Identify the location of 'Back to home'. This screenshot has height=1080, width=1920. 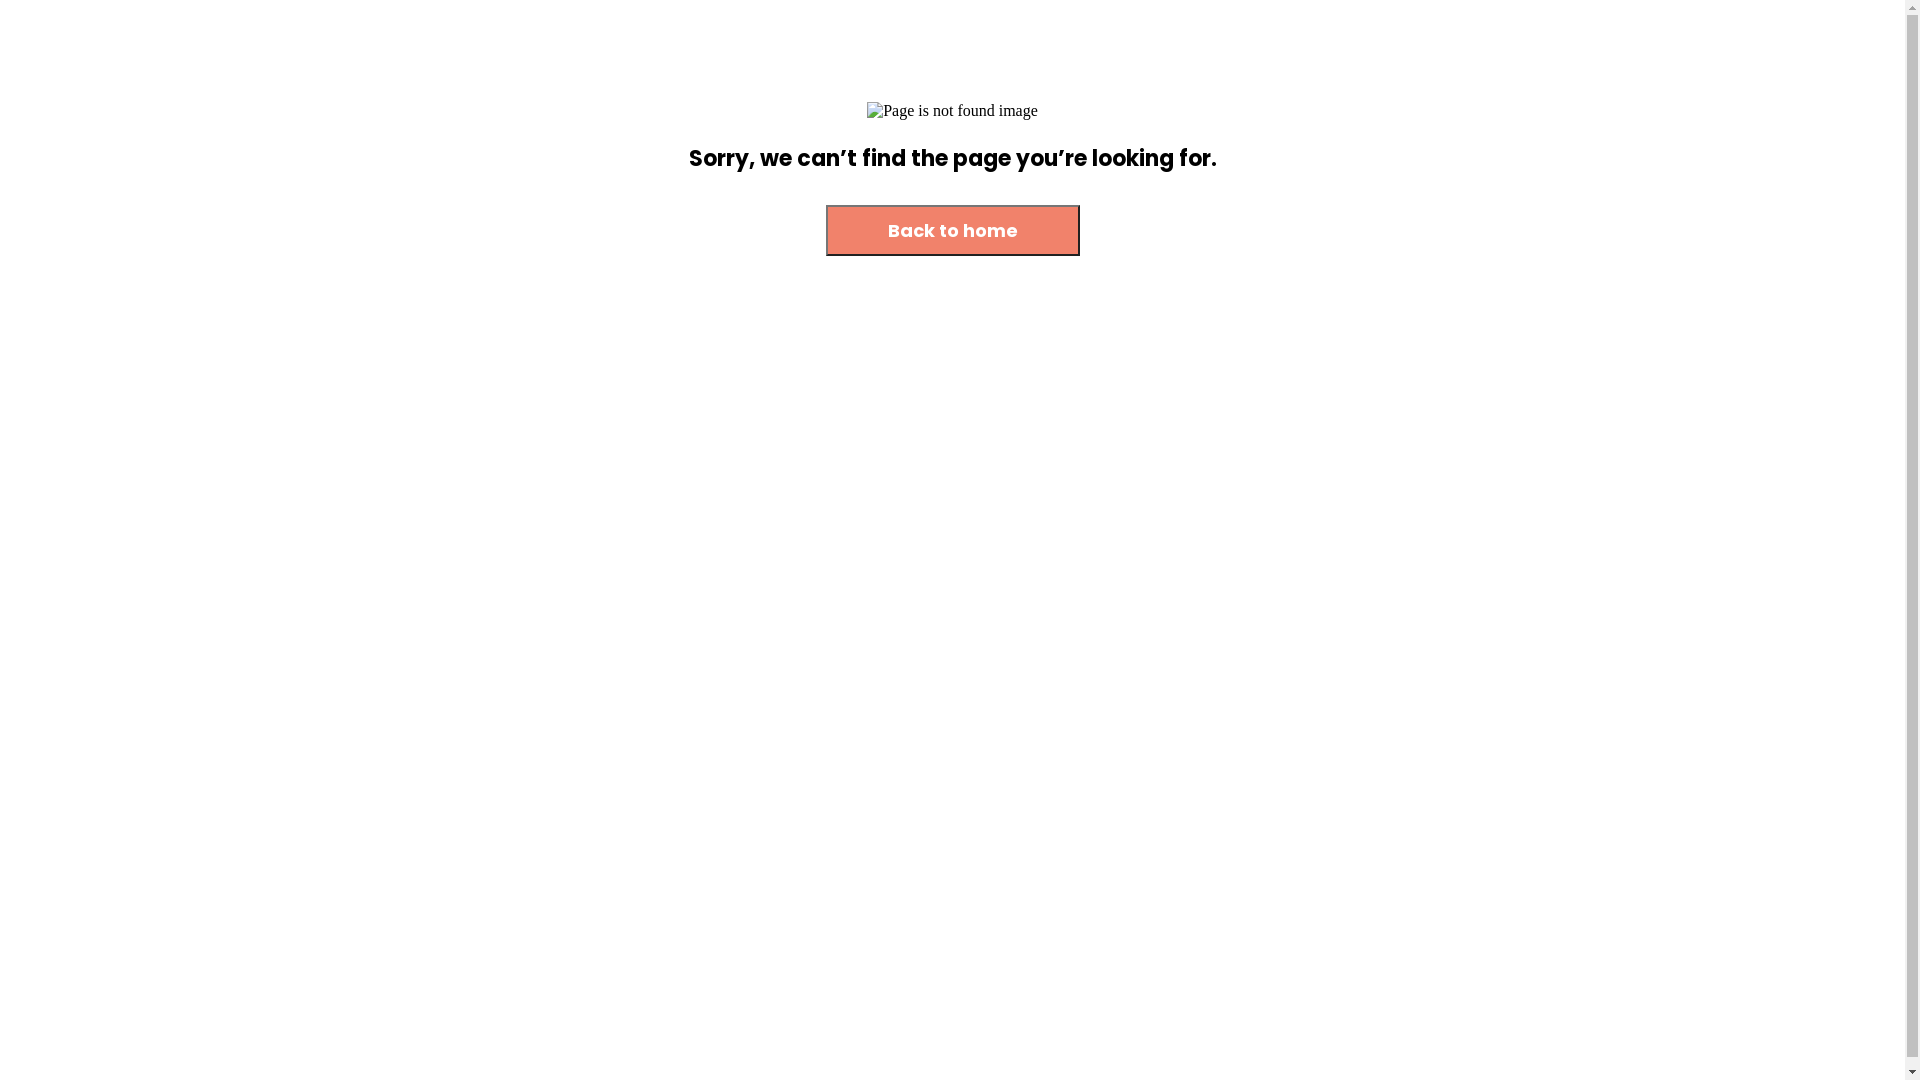
(952, 230).